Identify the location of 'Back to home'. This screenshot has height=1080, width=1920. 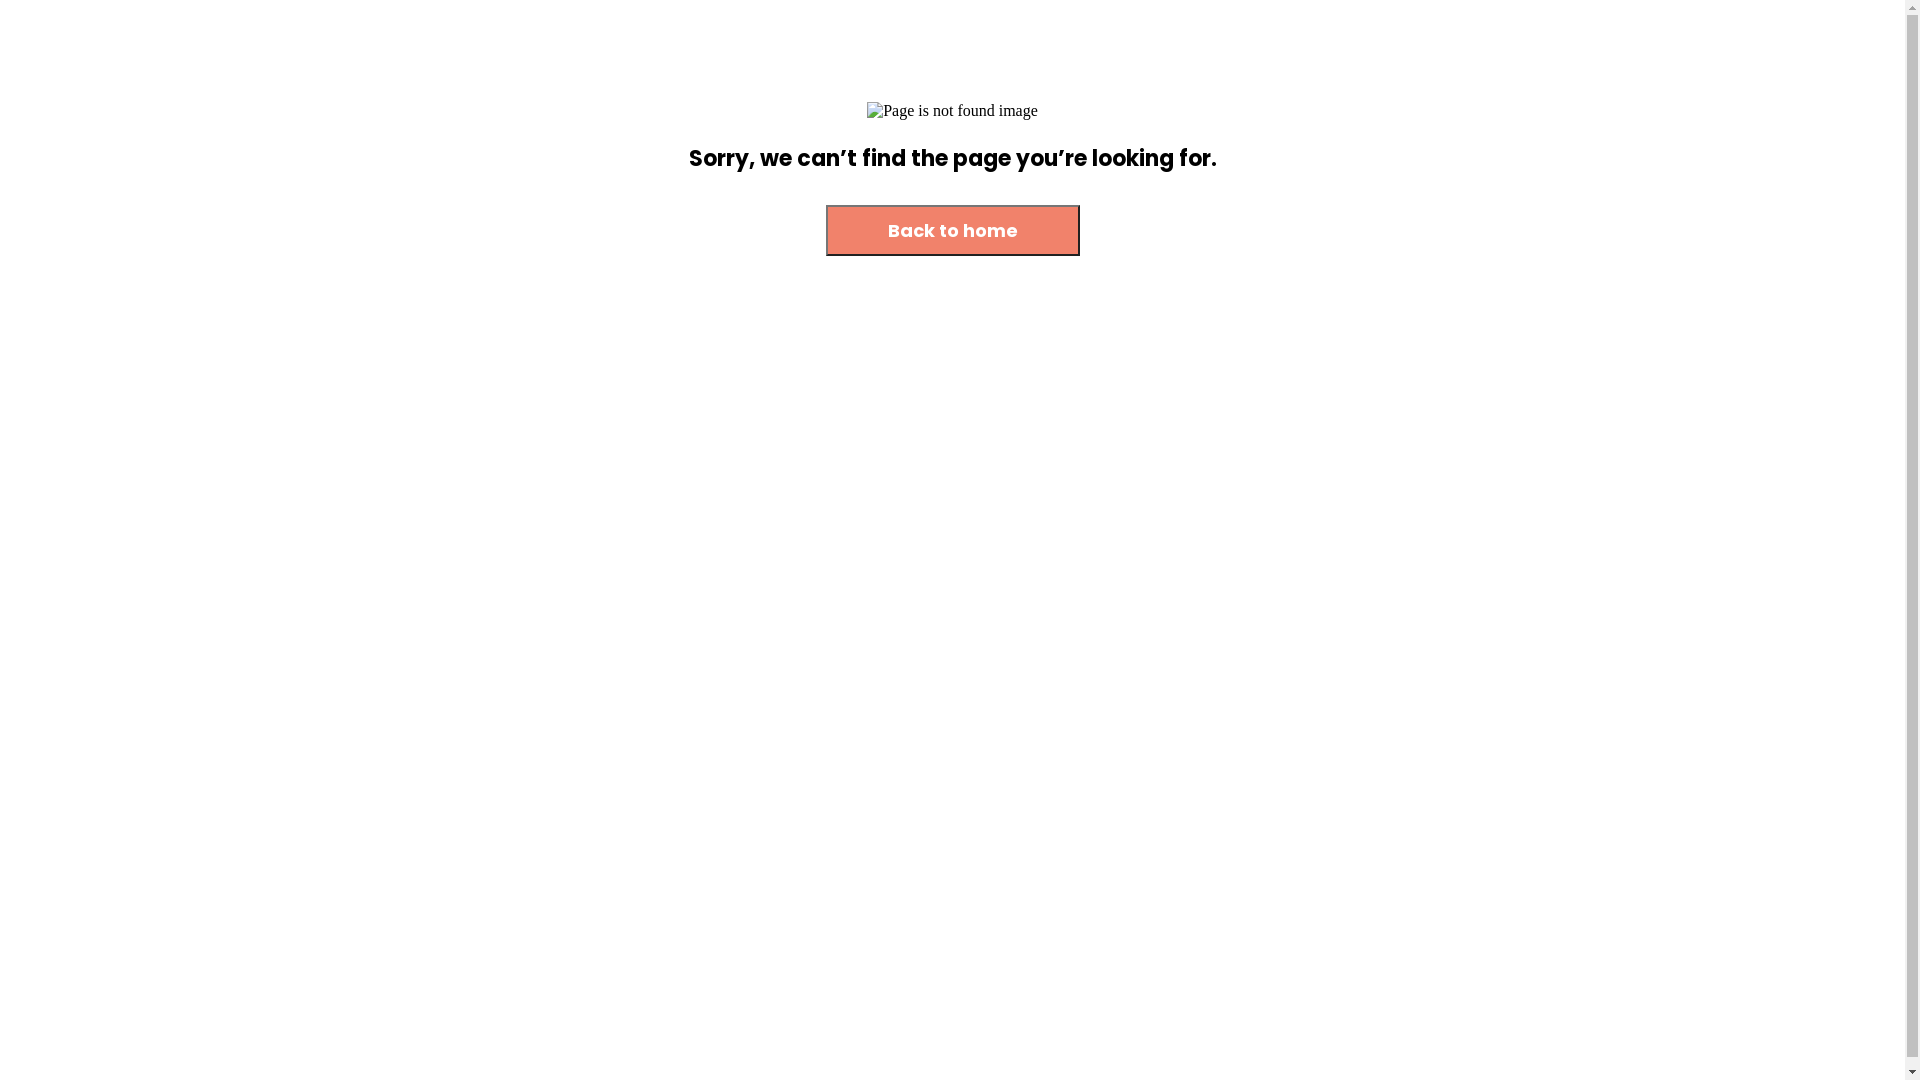
(952, 230).